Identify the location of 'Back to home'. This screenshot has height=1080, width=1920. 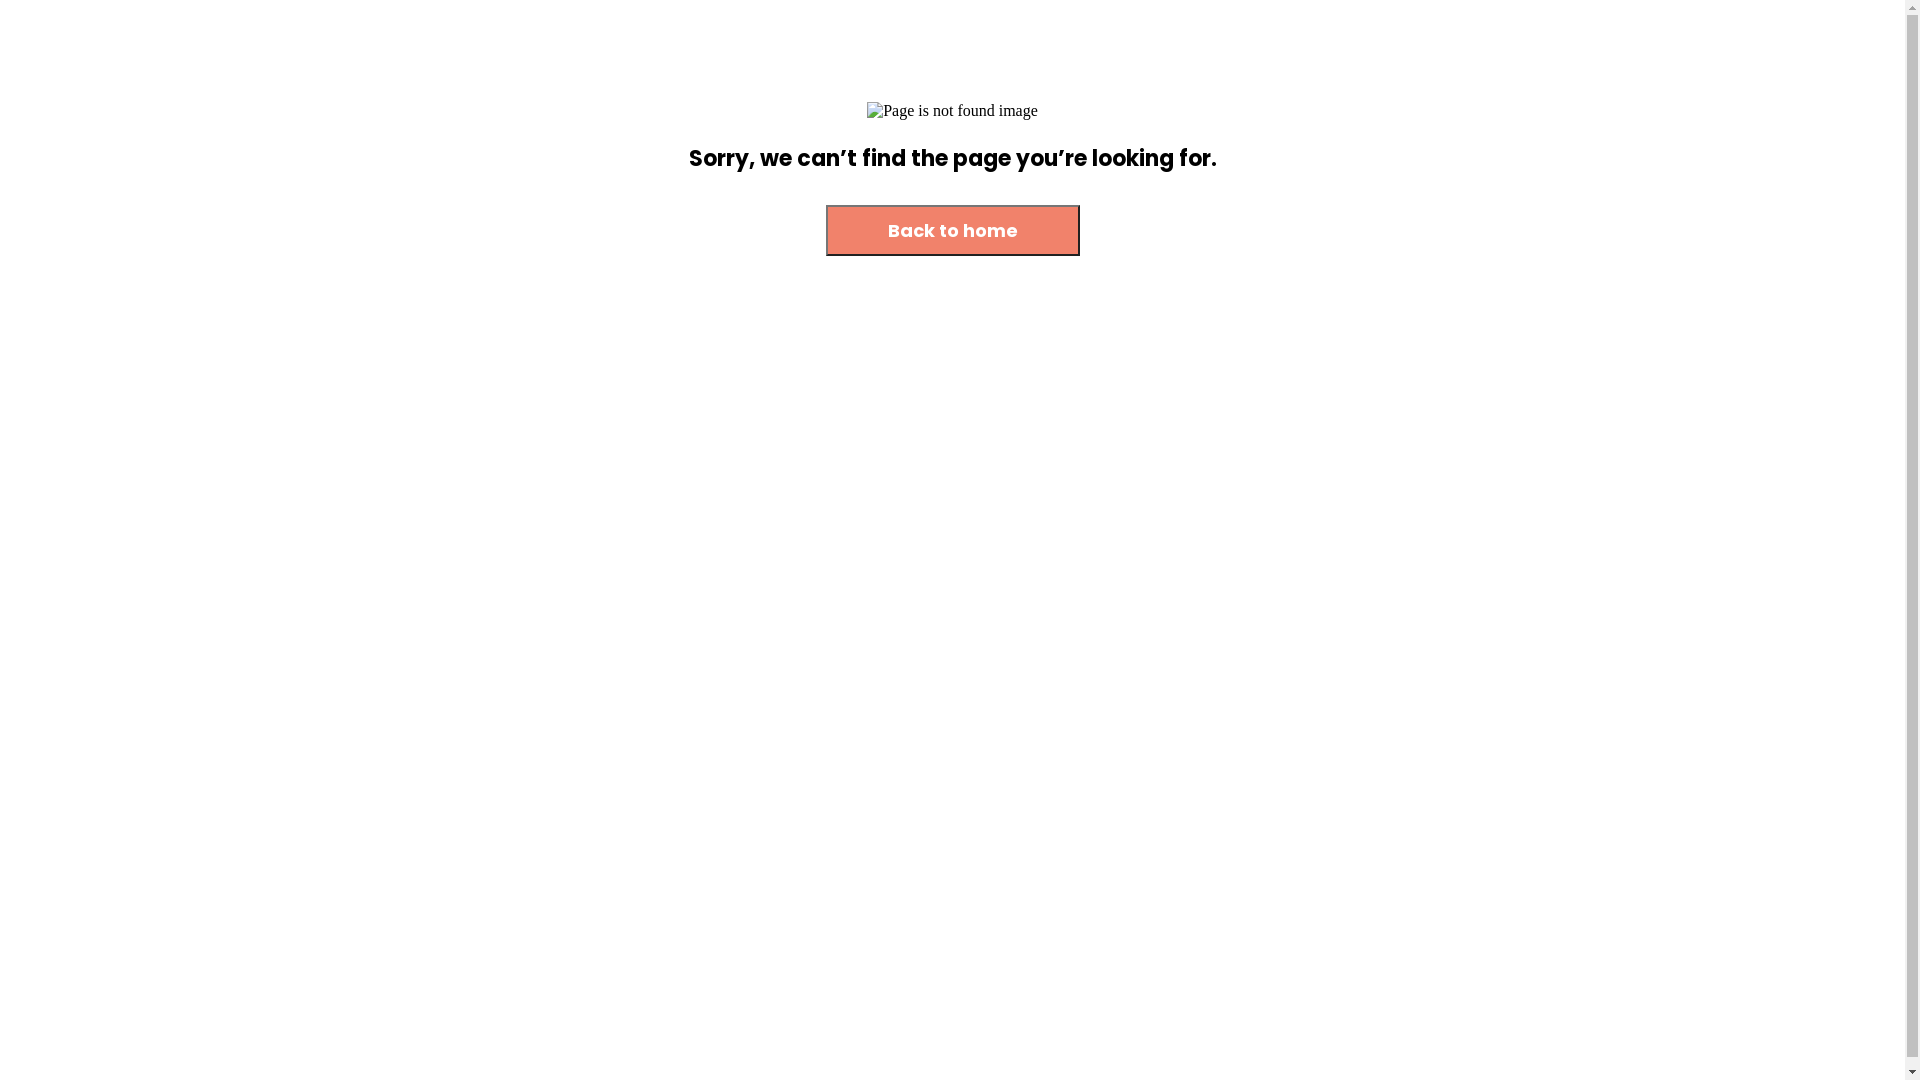
(952, 230).